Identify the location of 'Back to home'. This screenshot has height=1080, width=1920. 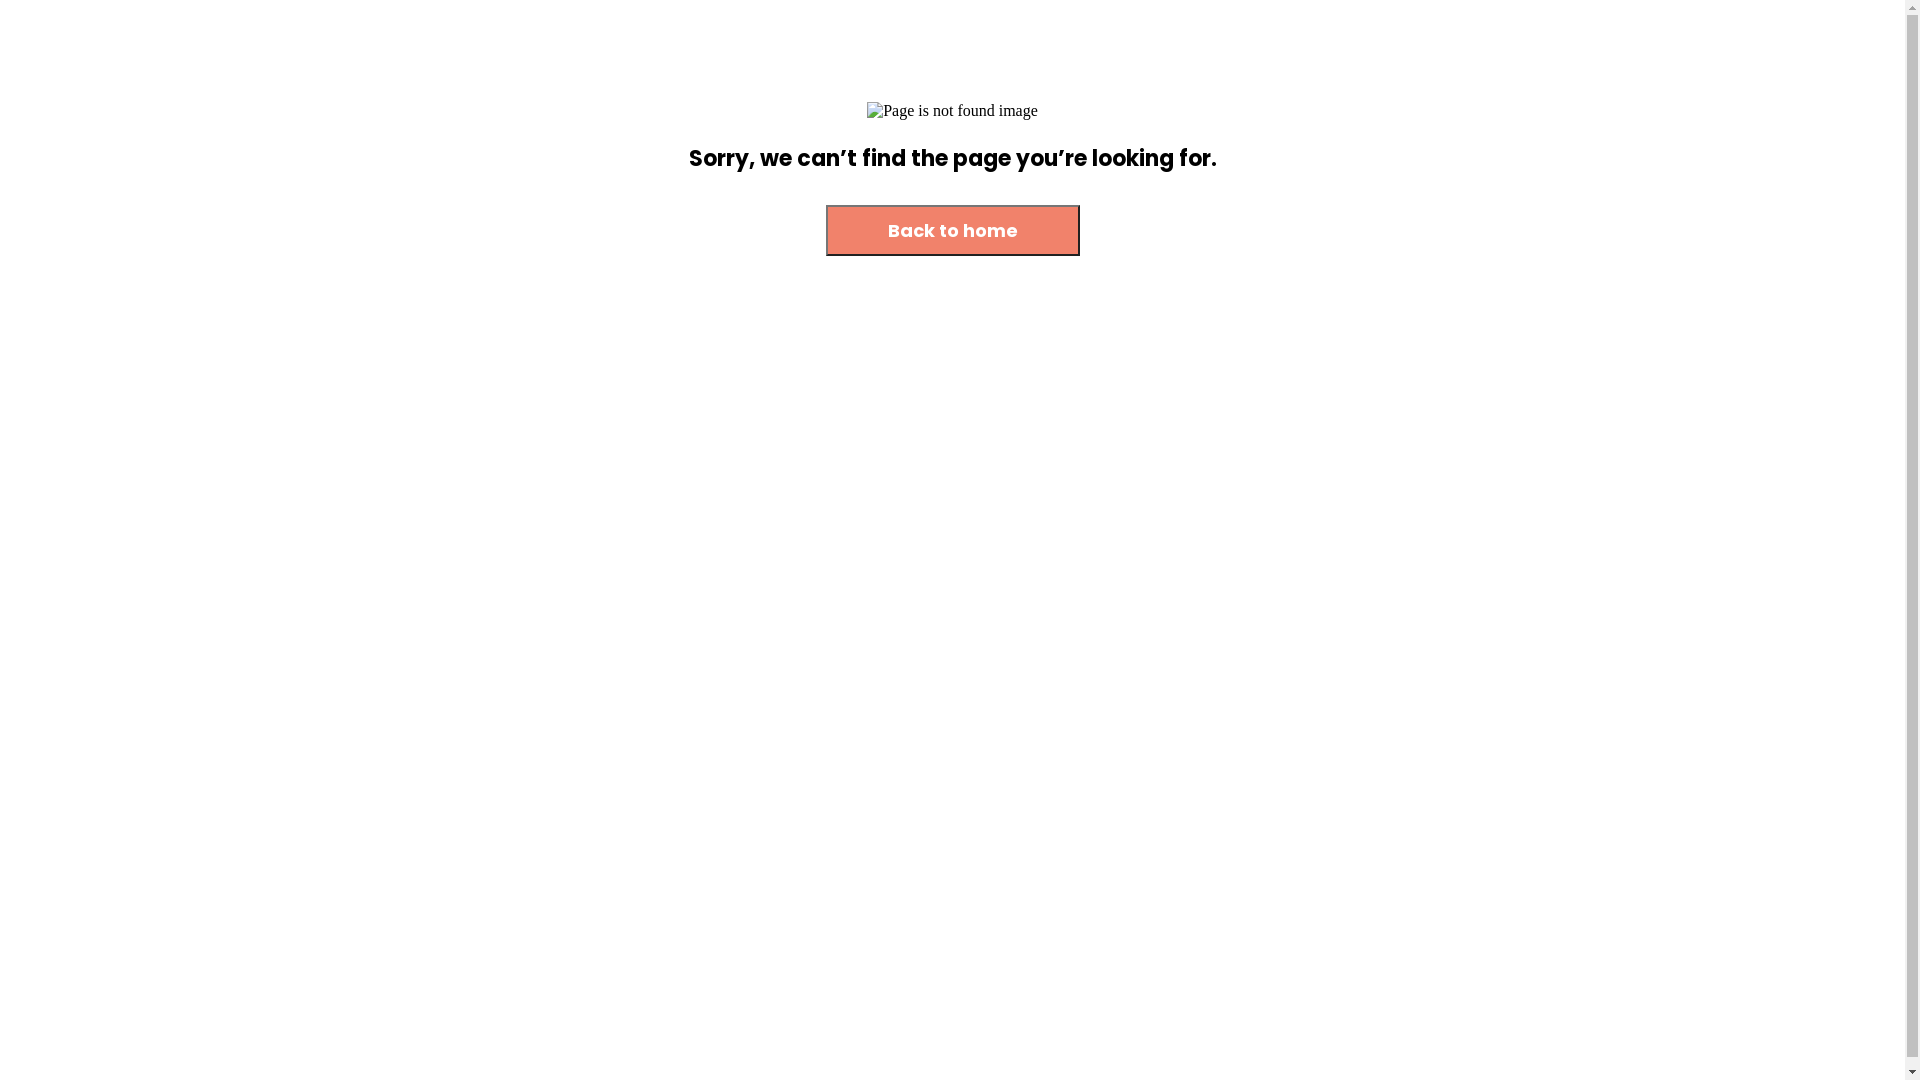
(952, 230).